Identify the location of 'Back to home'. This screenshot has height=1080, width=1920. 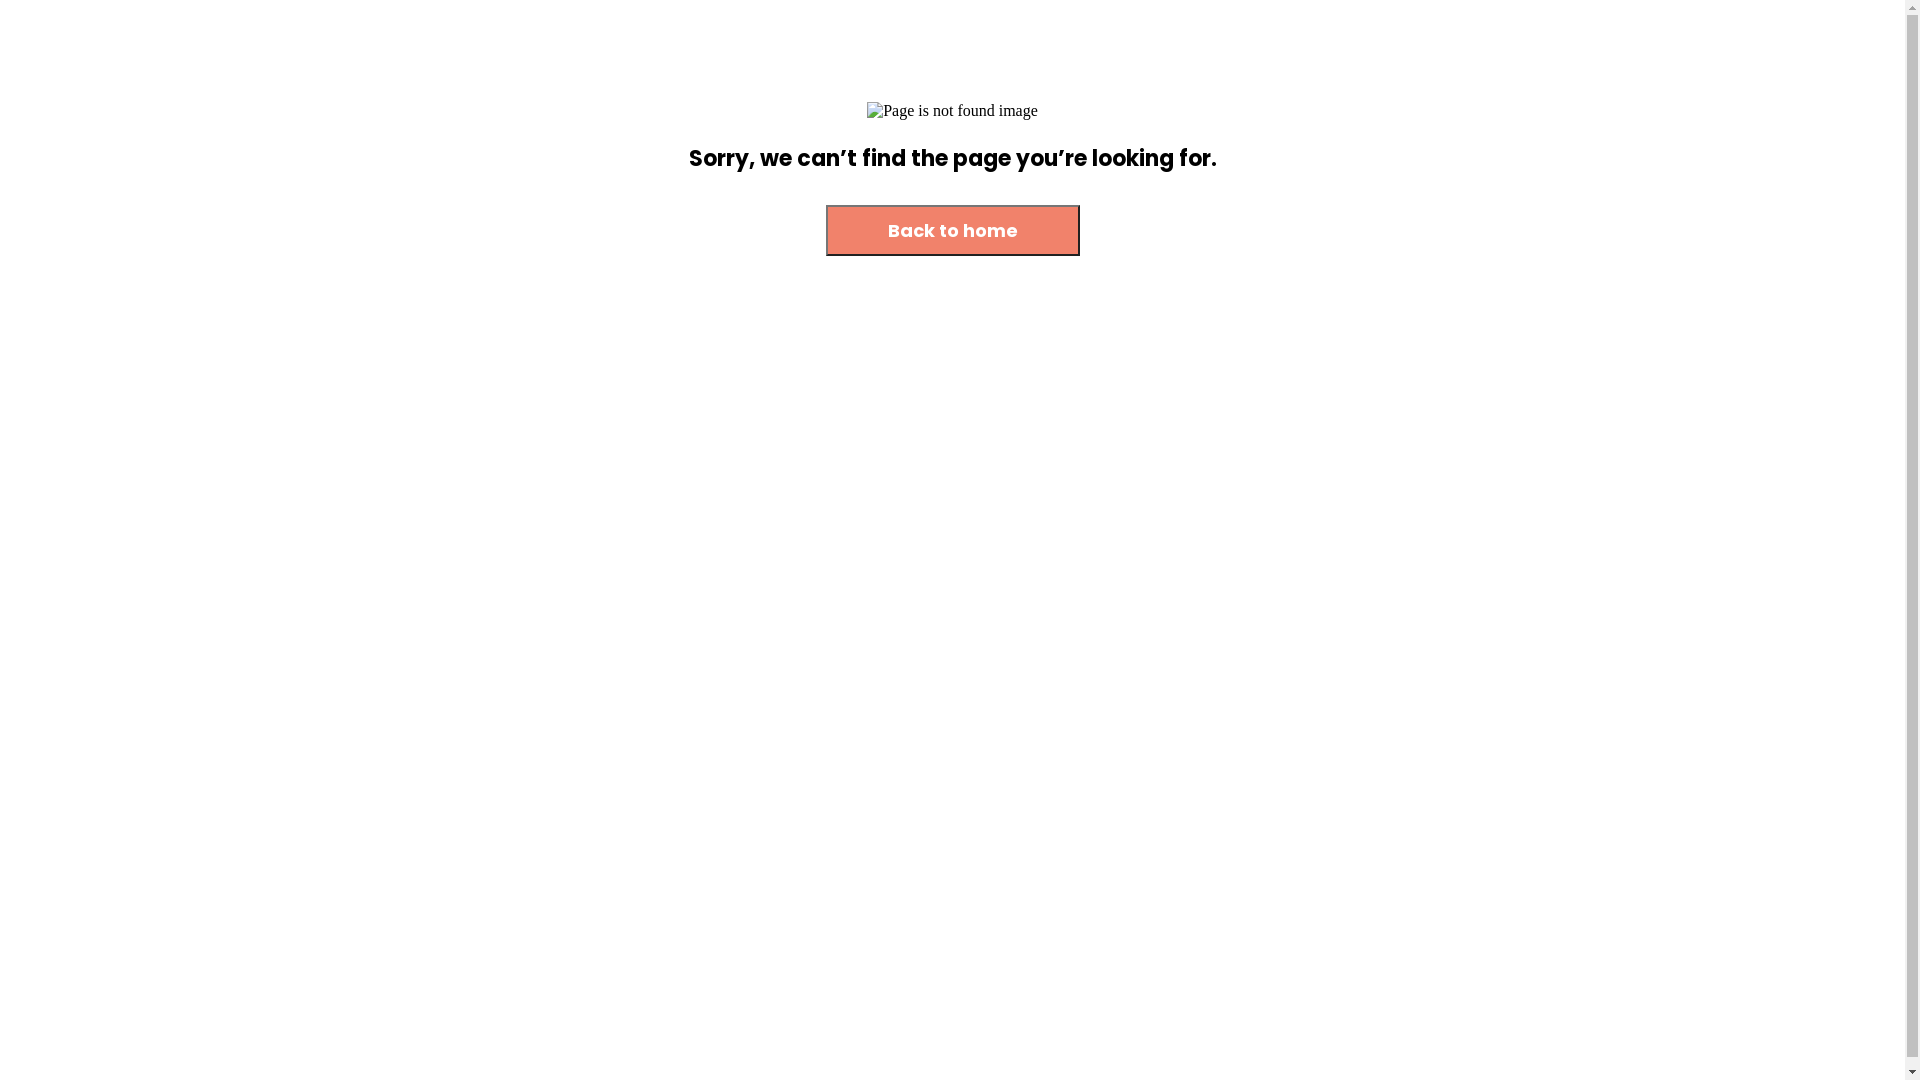
(952, 230).